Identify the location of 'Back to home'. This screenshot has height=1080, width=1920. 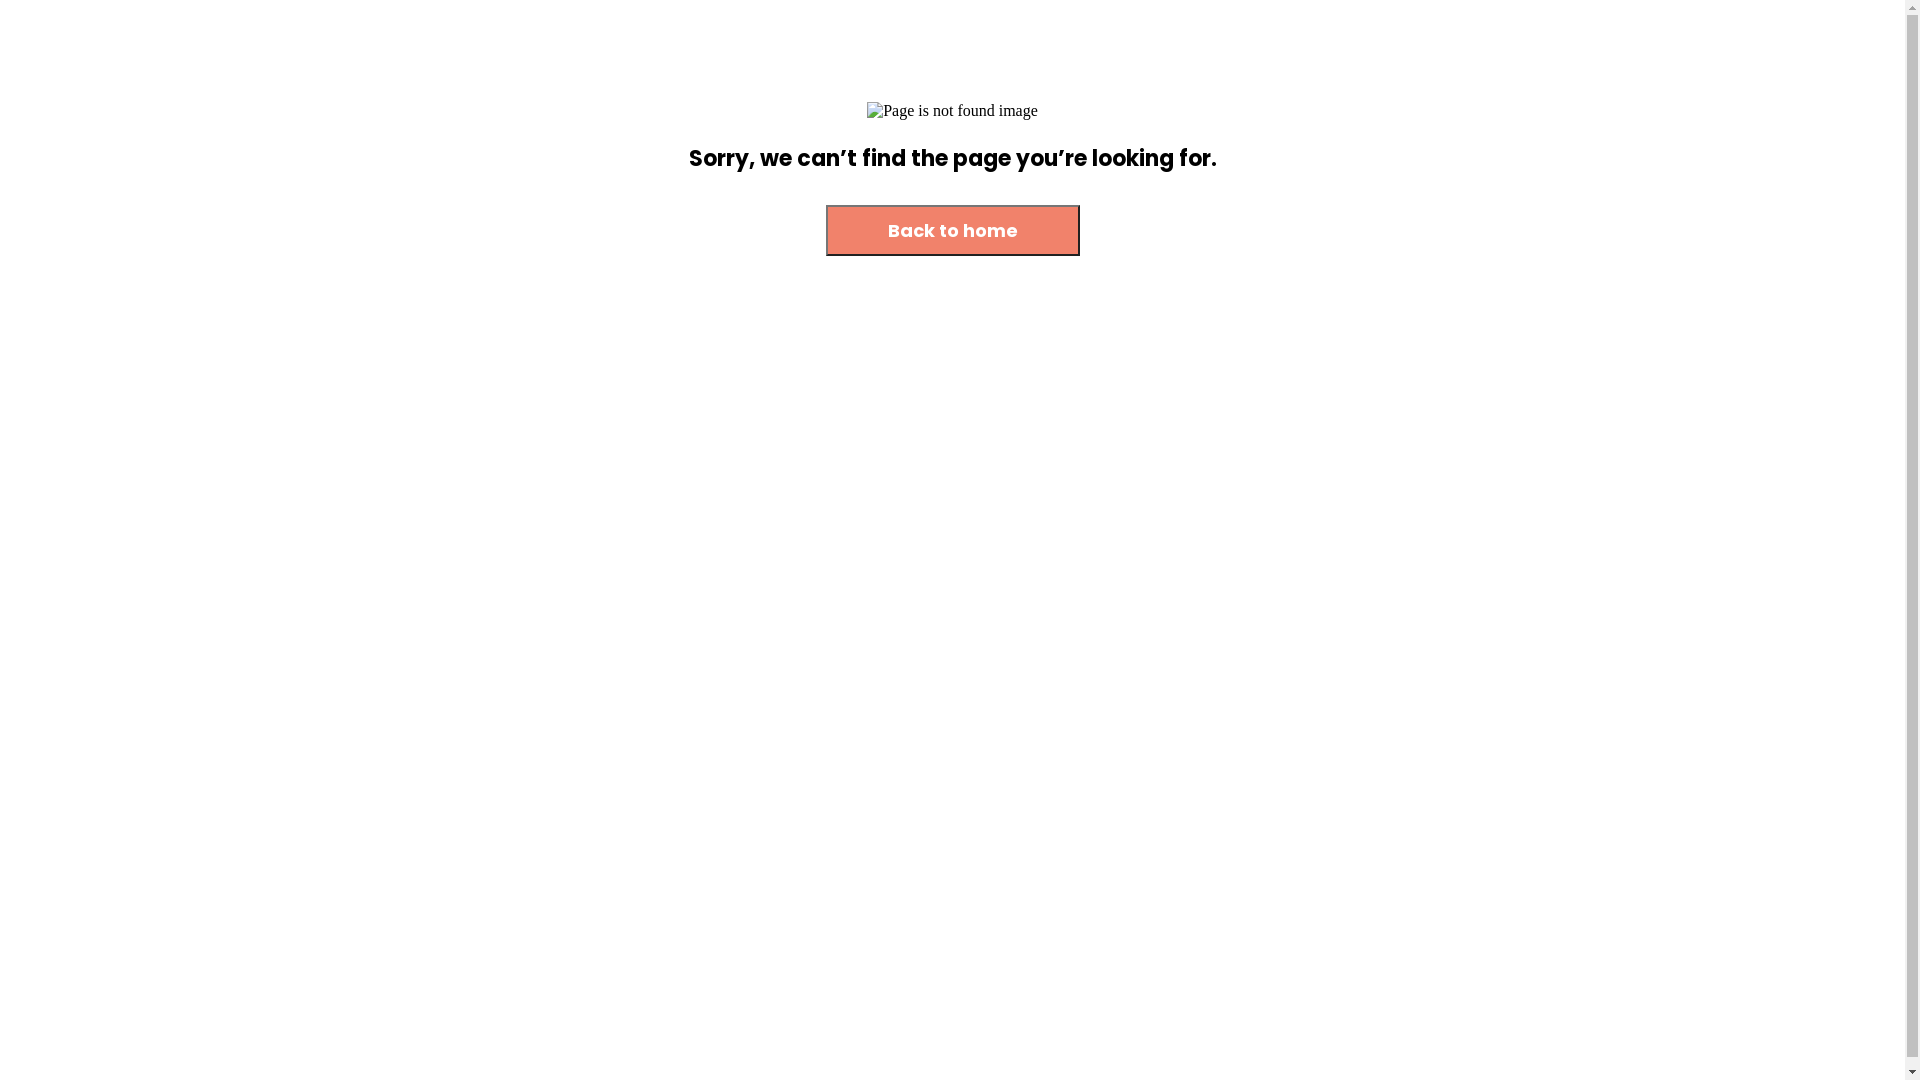
(952, 230).